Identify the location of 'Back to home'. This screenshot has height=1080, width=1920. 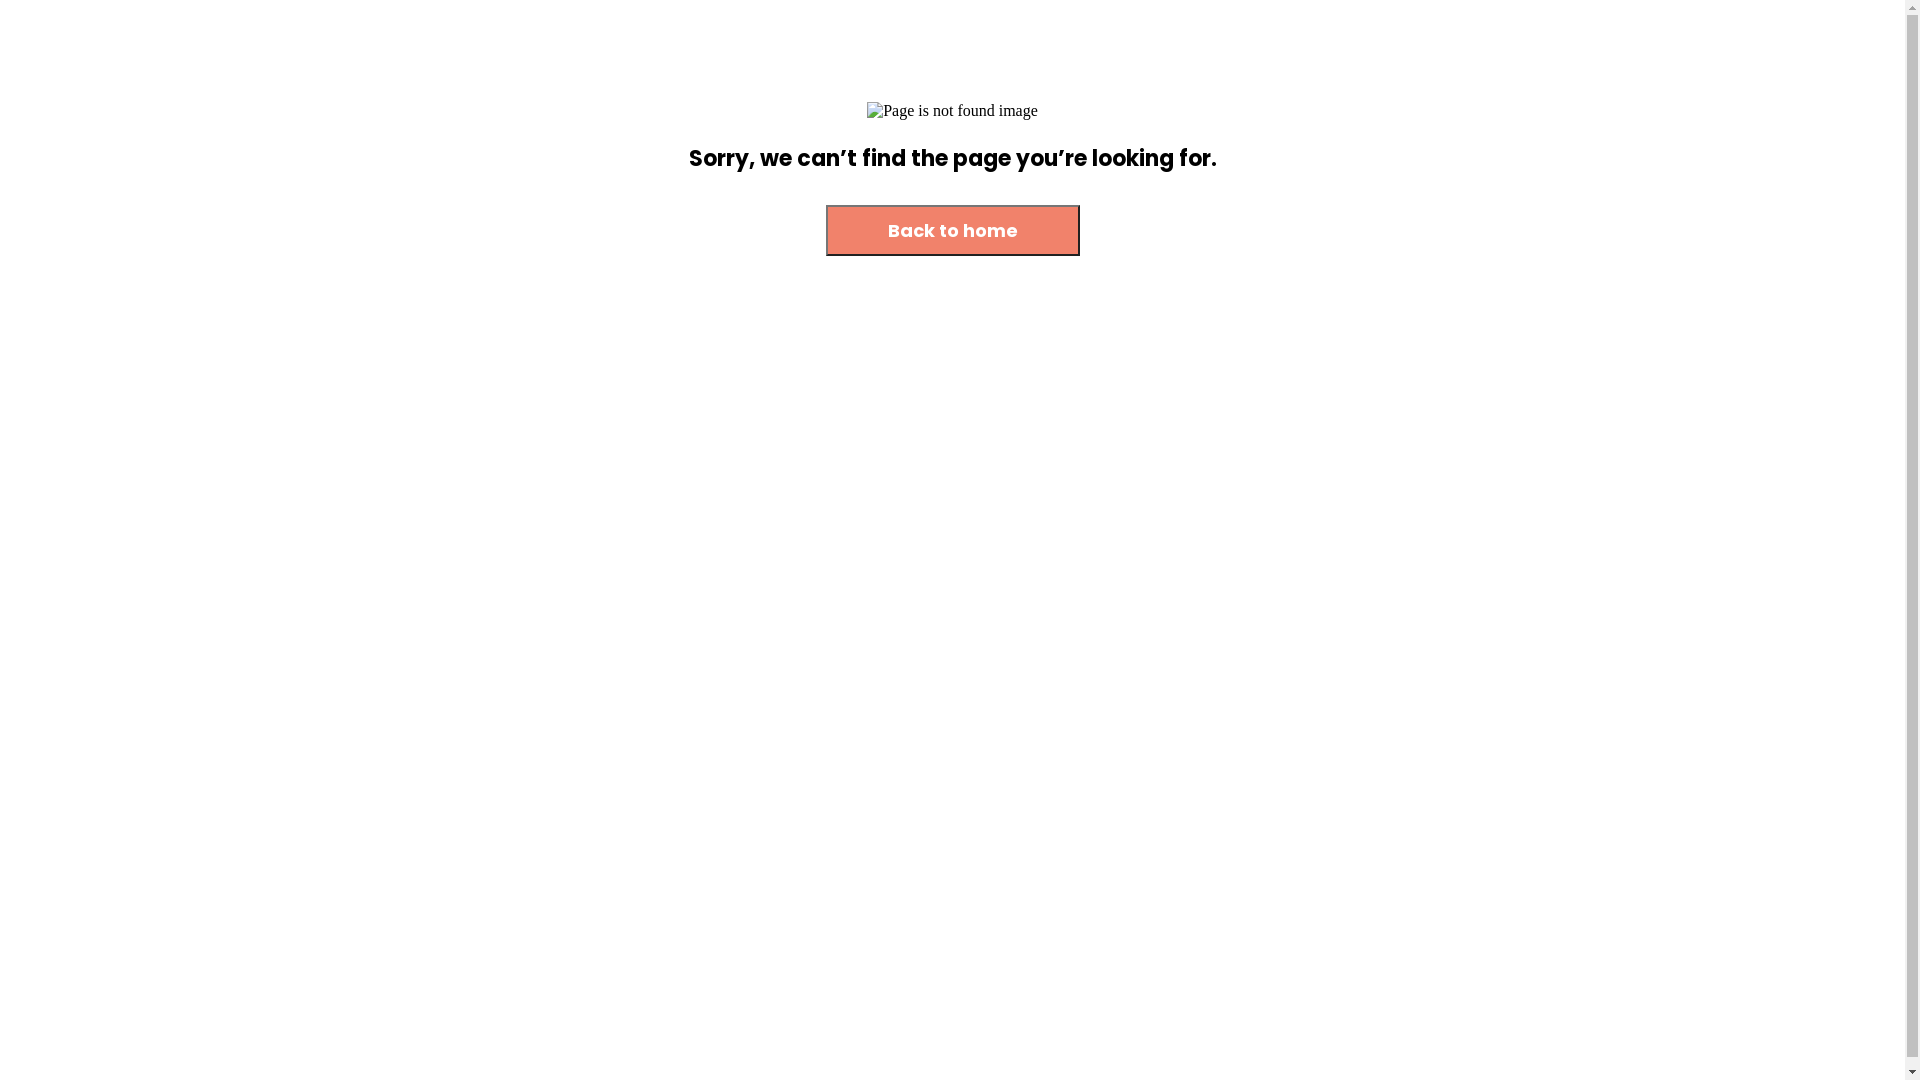
(952, 230).